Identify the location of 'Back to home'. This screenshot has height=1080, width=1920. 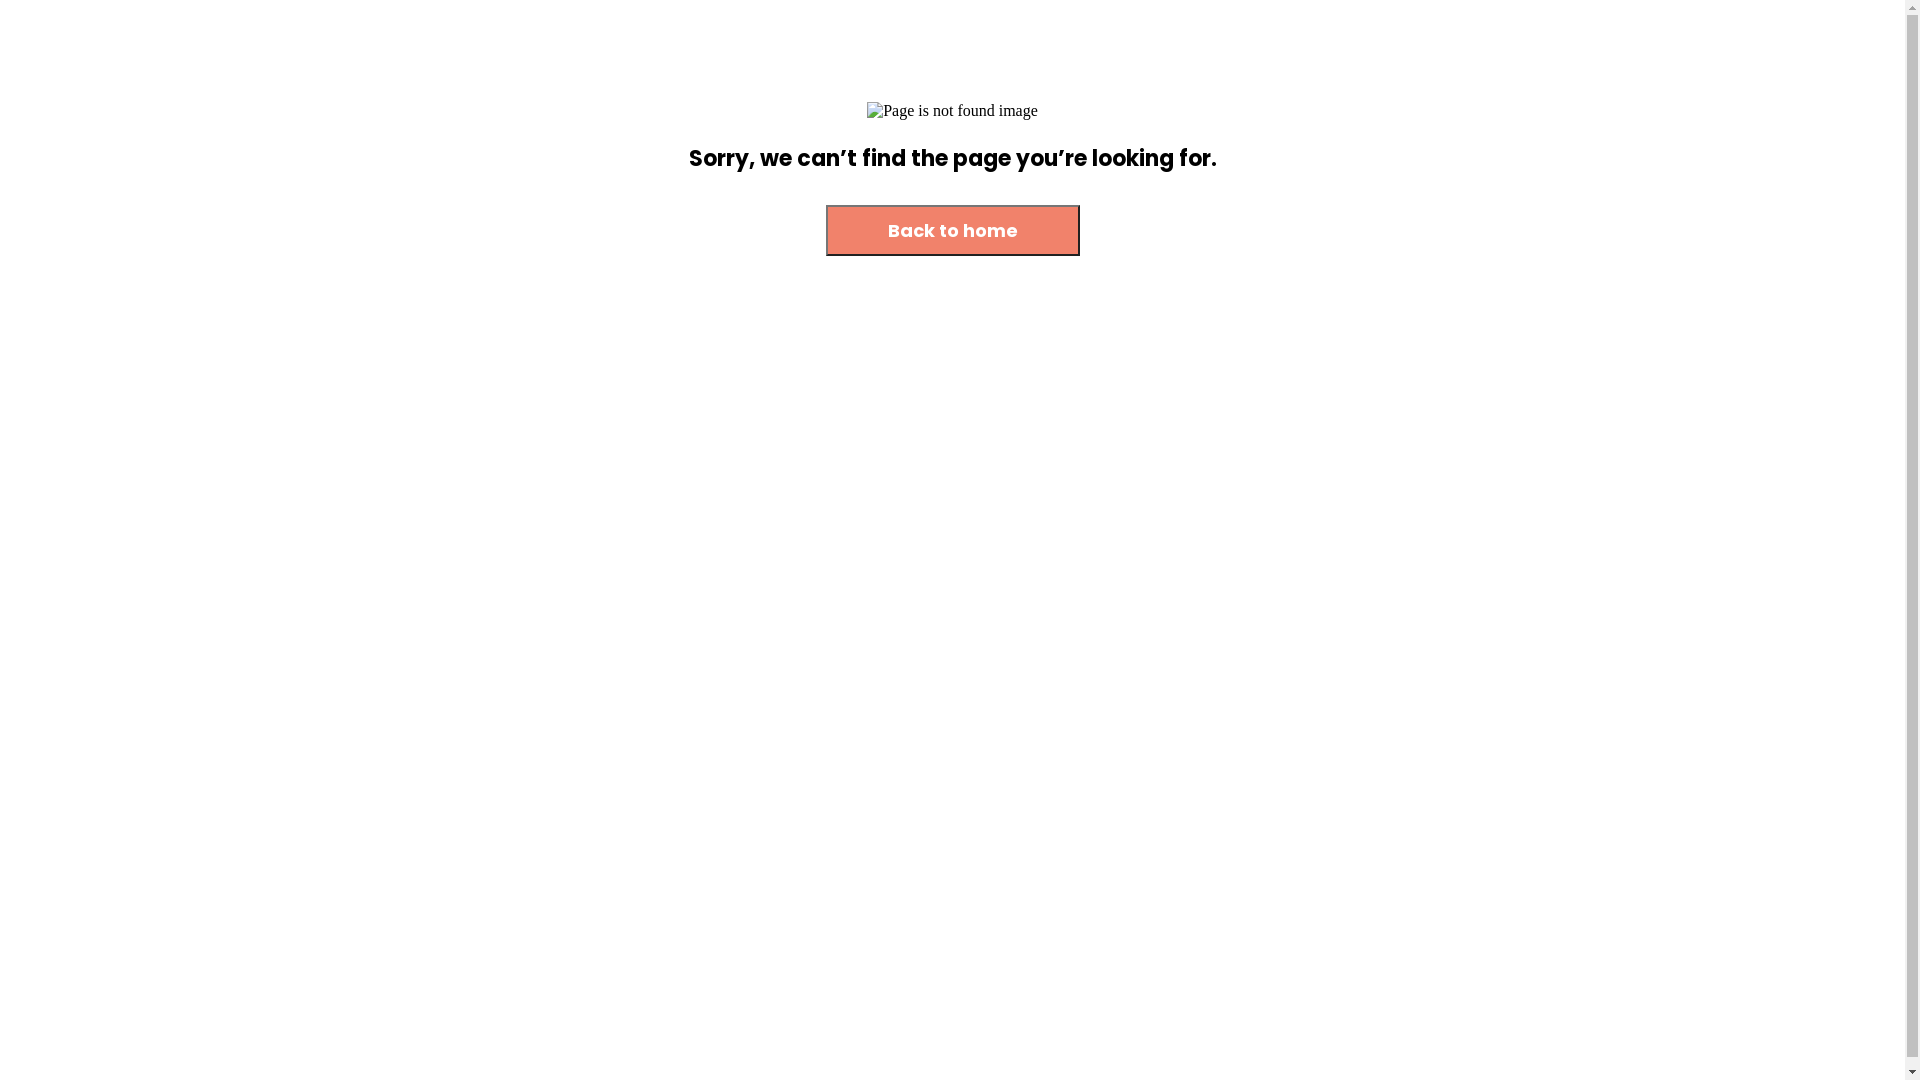
(952, 230).